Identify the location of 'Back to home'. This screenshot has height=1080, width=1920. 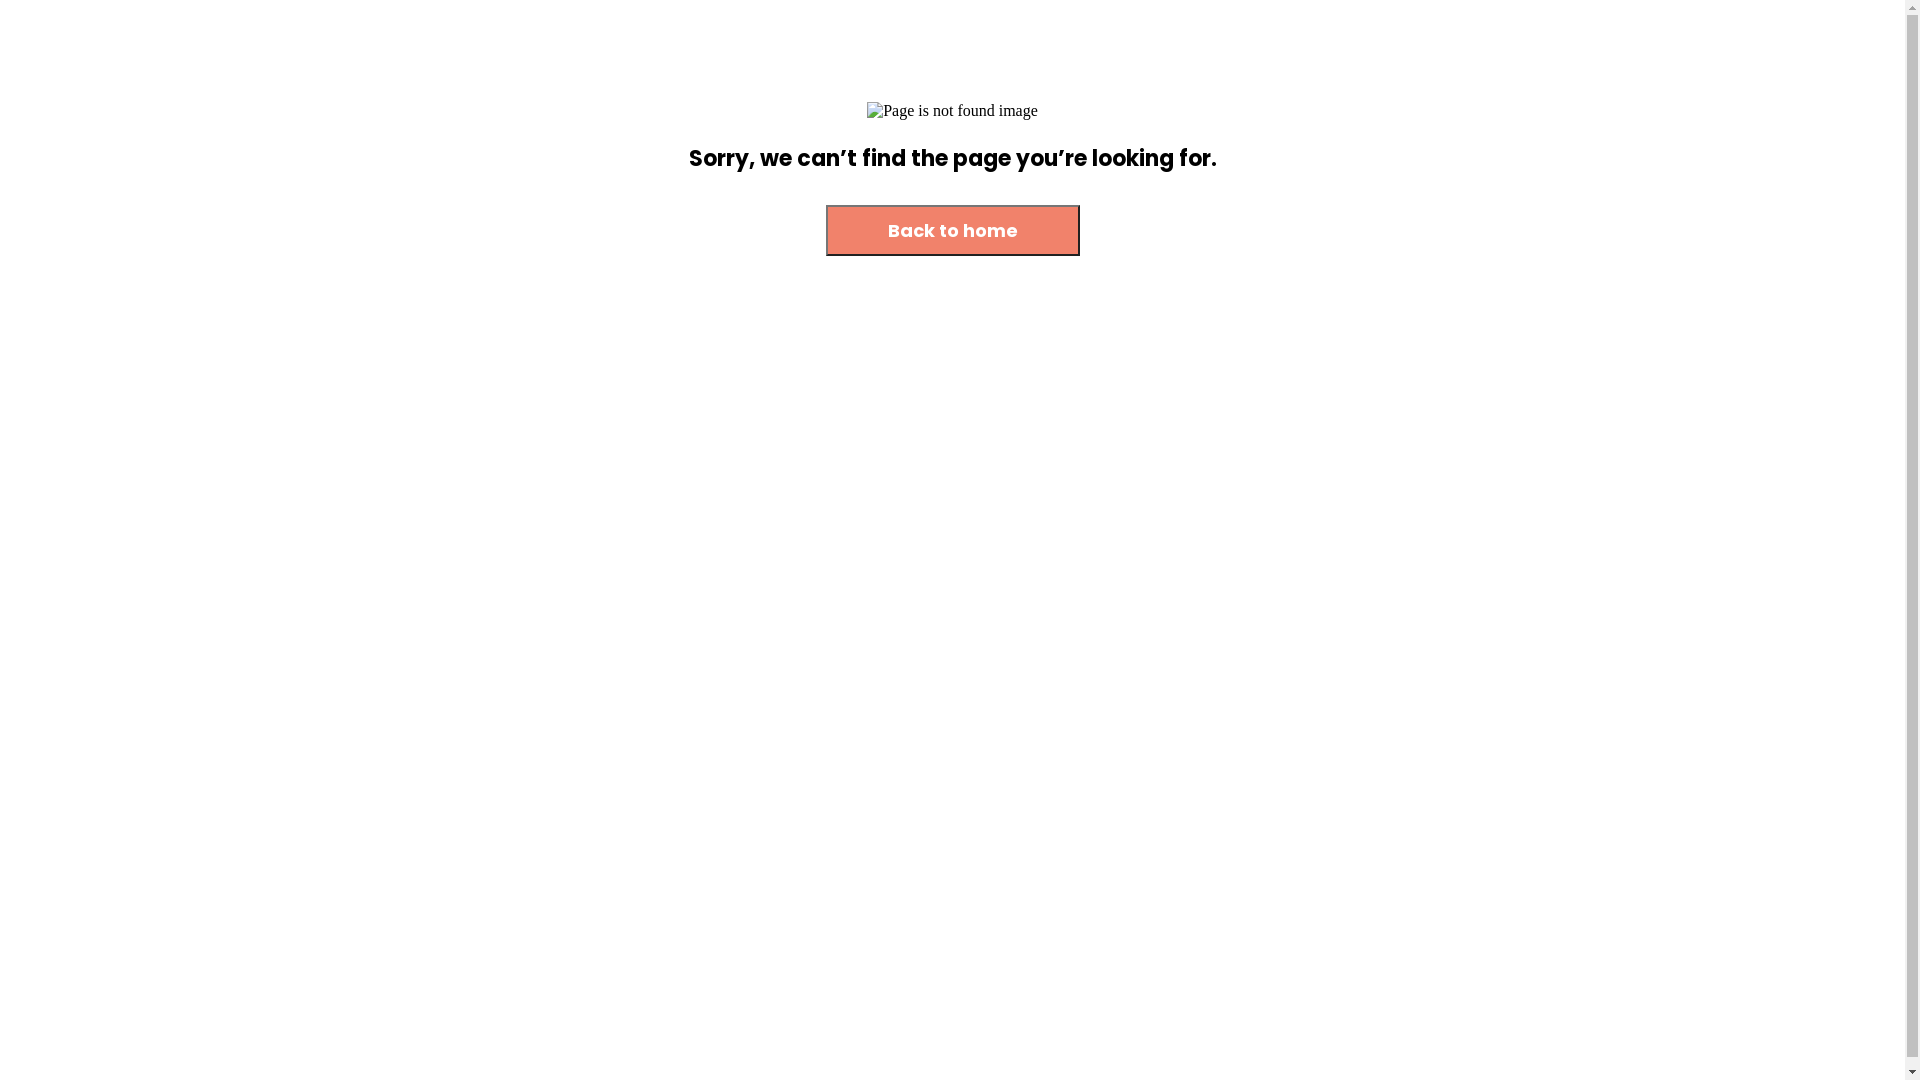
(952, 230).